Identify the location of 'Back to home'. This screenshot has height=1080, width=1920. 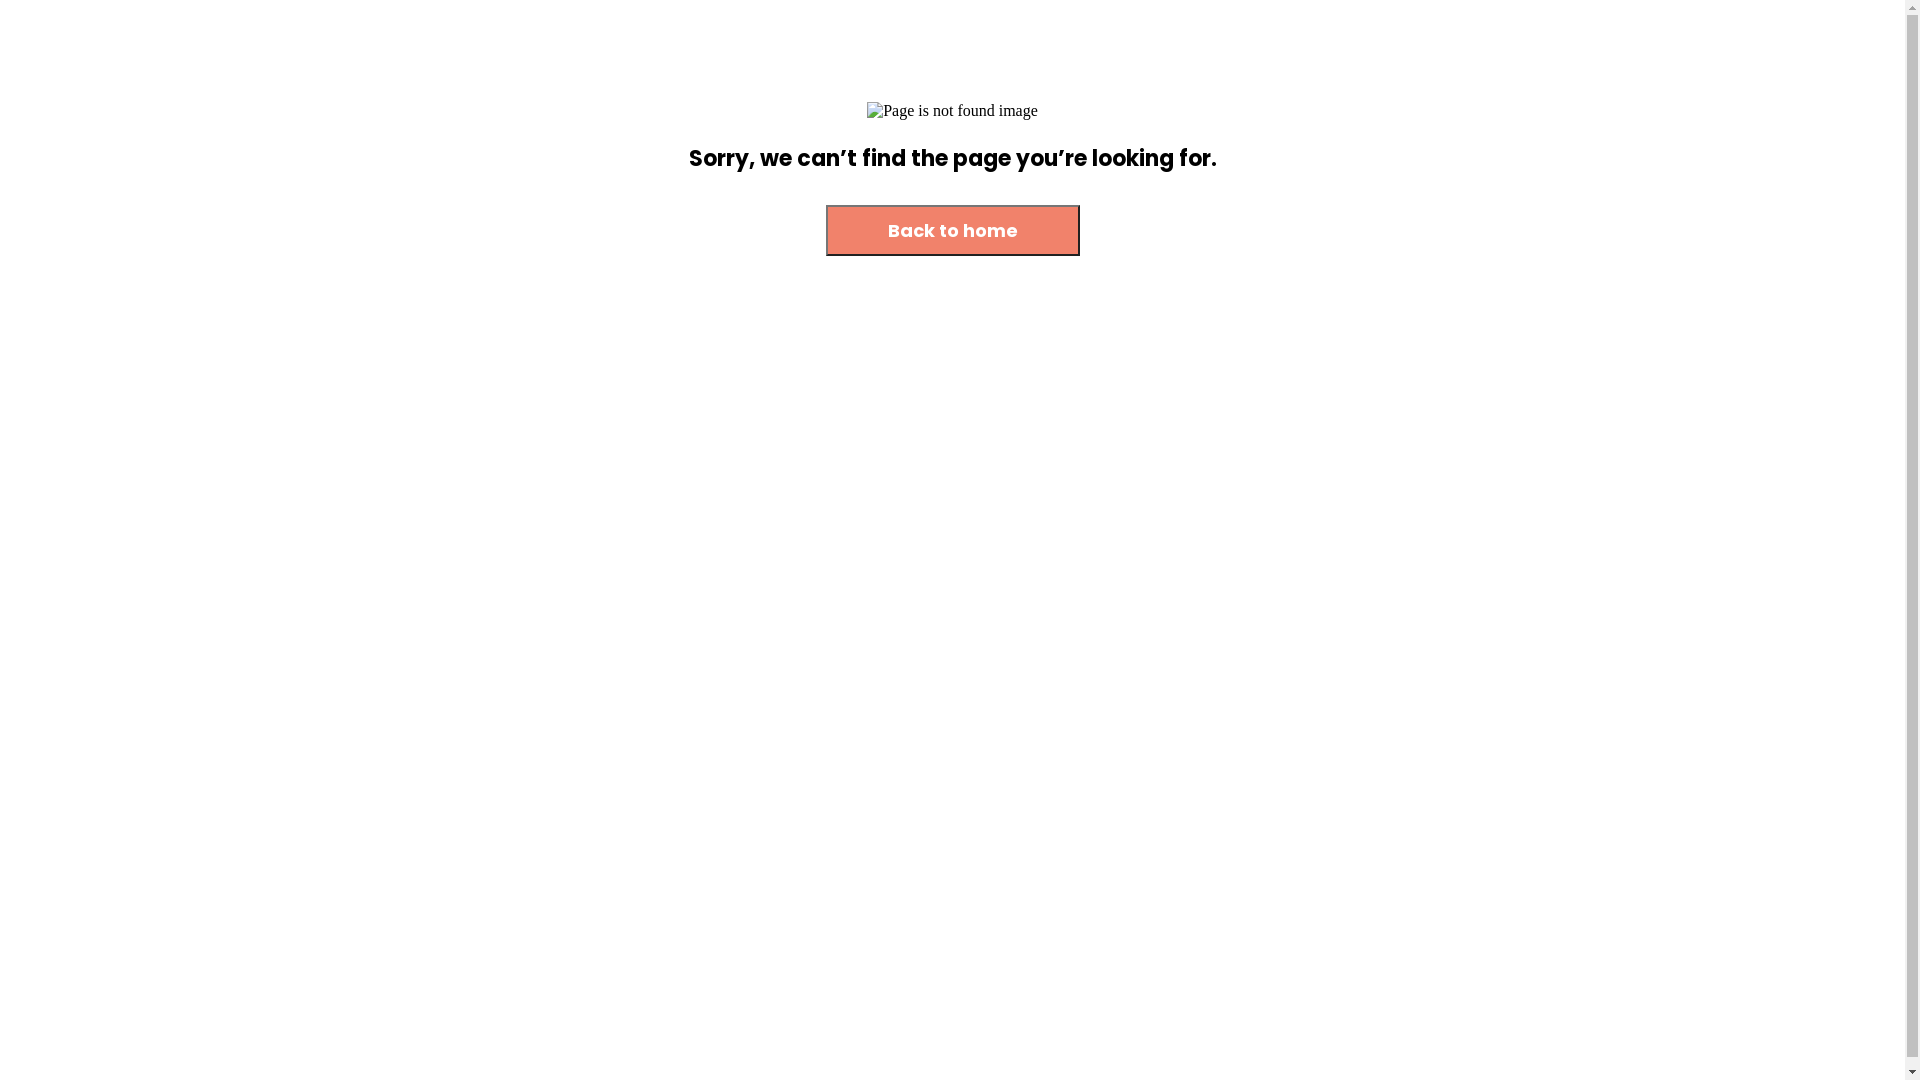
(952, 230).